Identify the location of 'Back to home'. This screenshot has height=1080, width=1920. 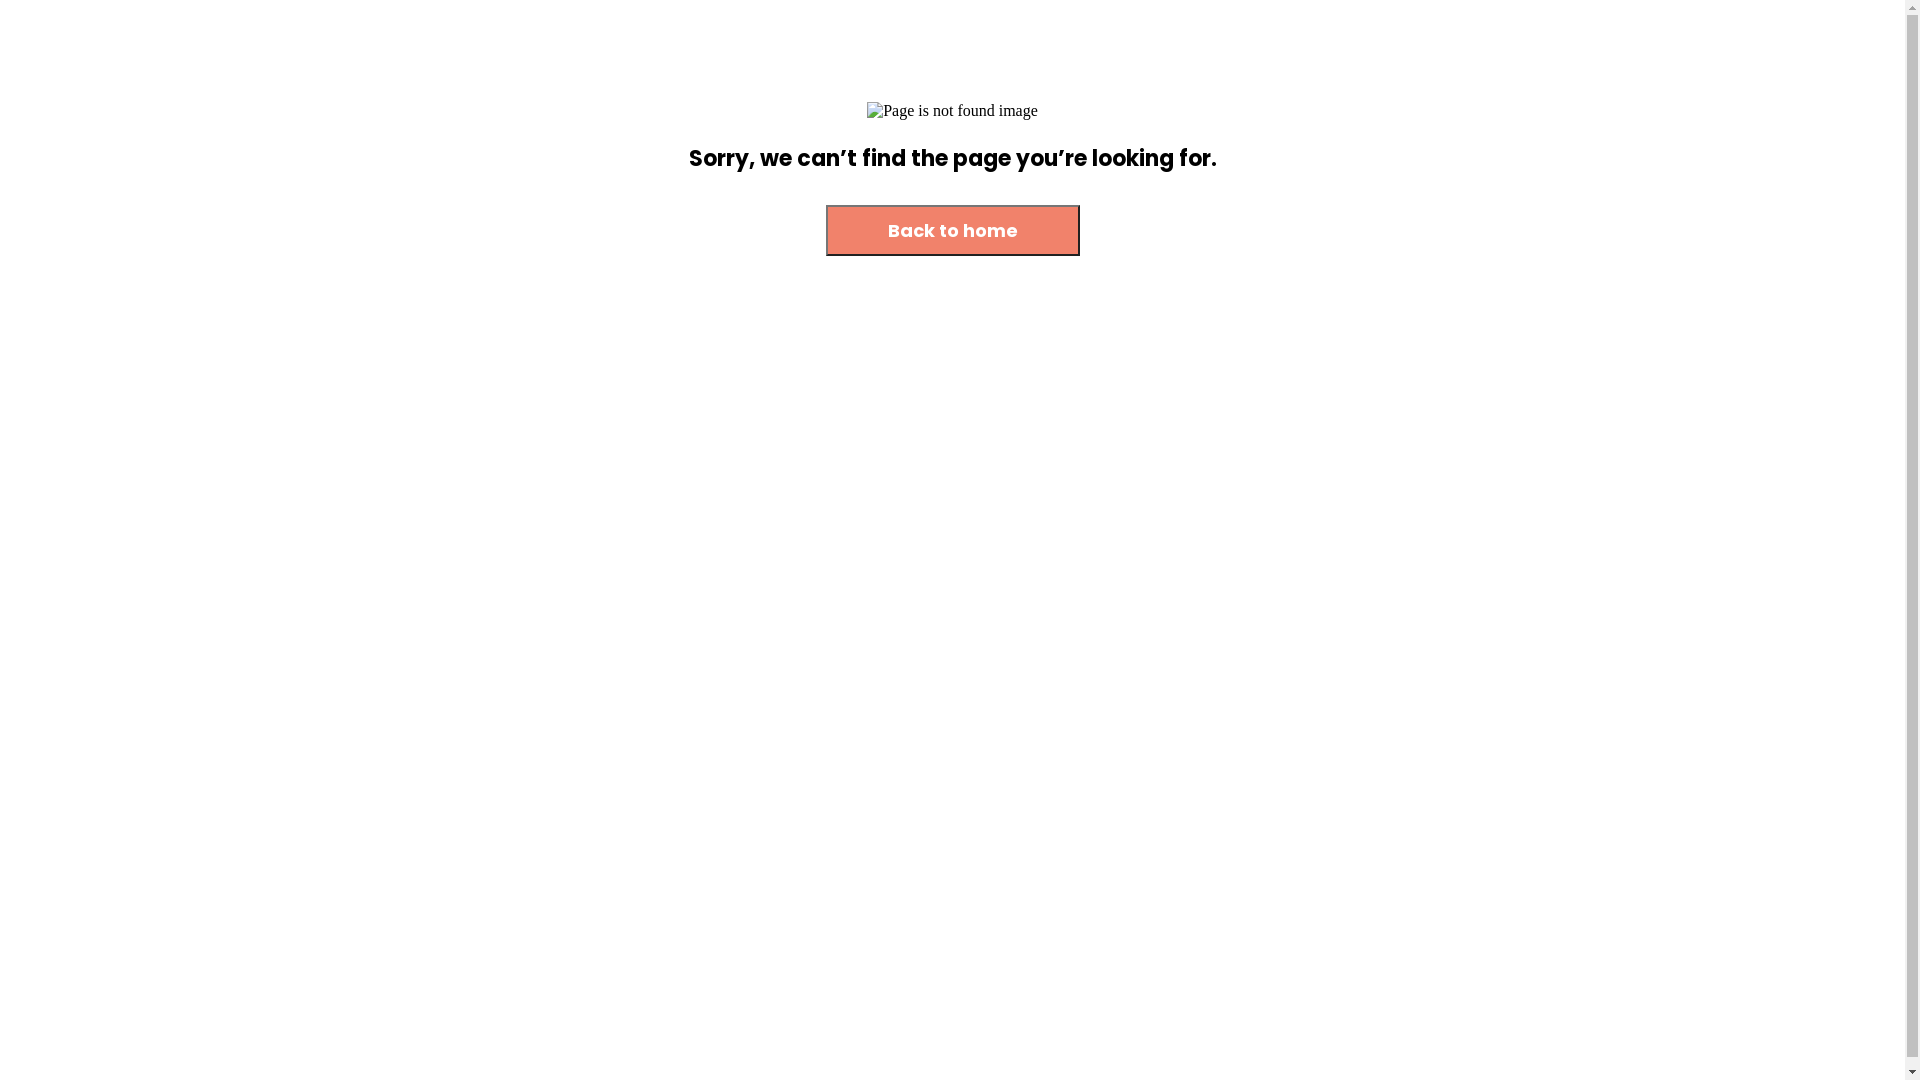
(952, 230).